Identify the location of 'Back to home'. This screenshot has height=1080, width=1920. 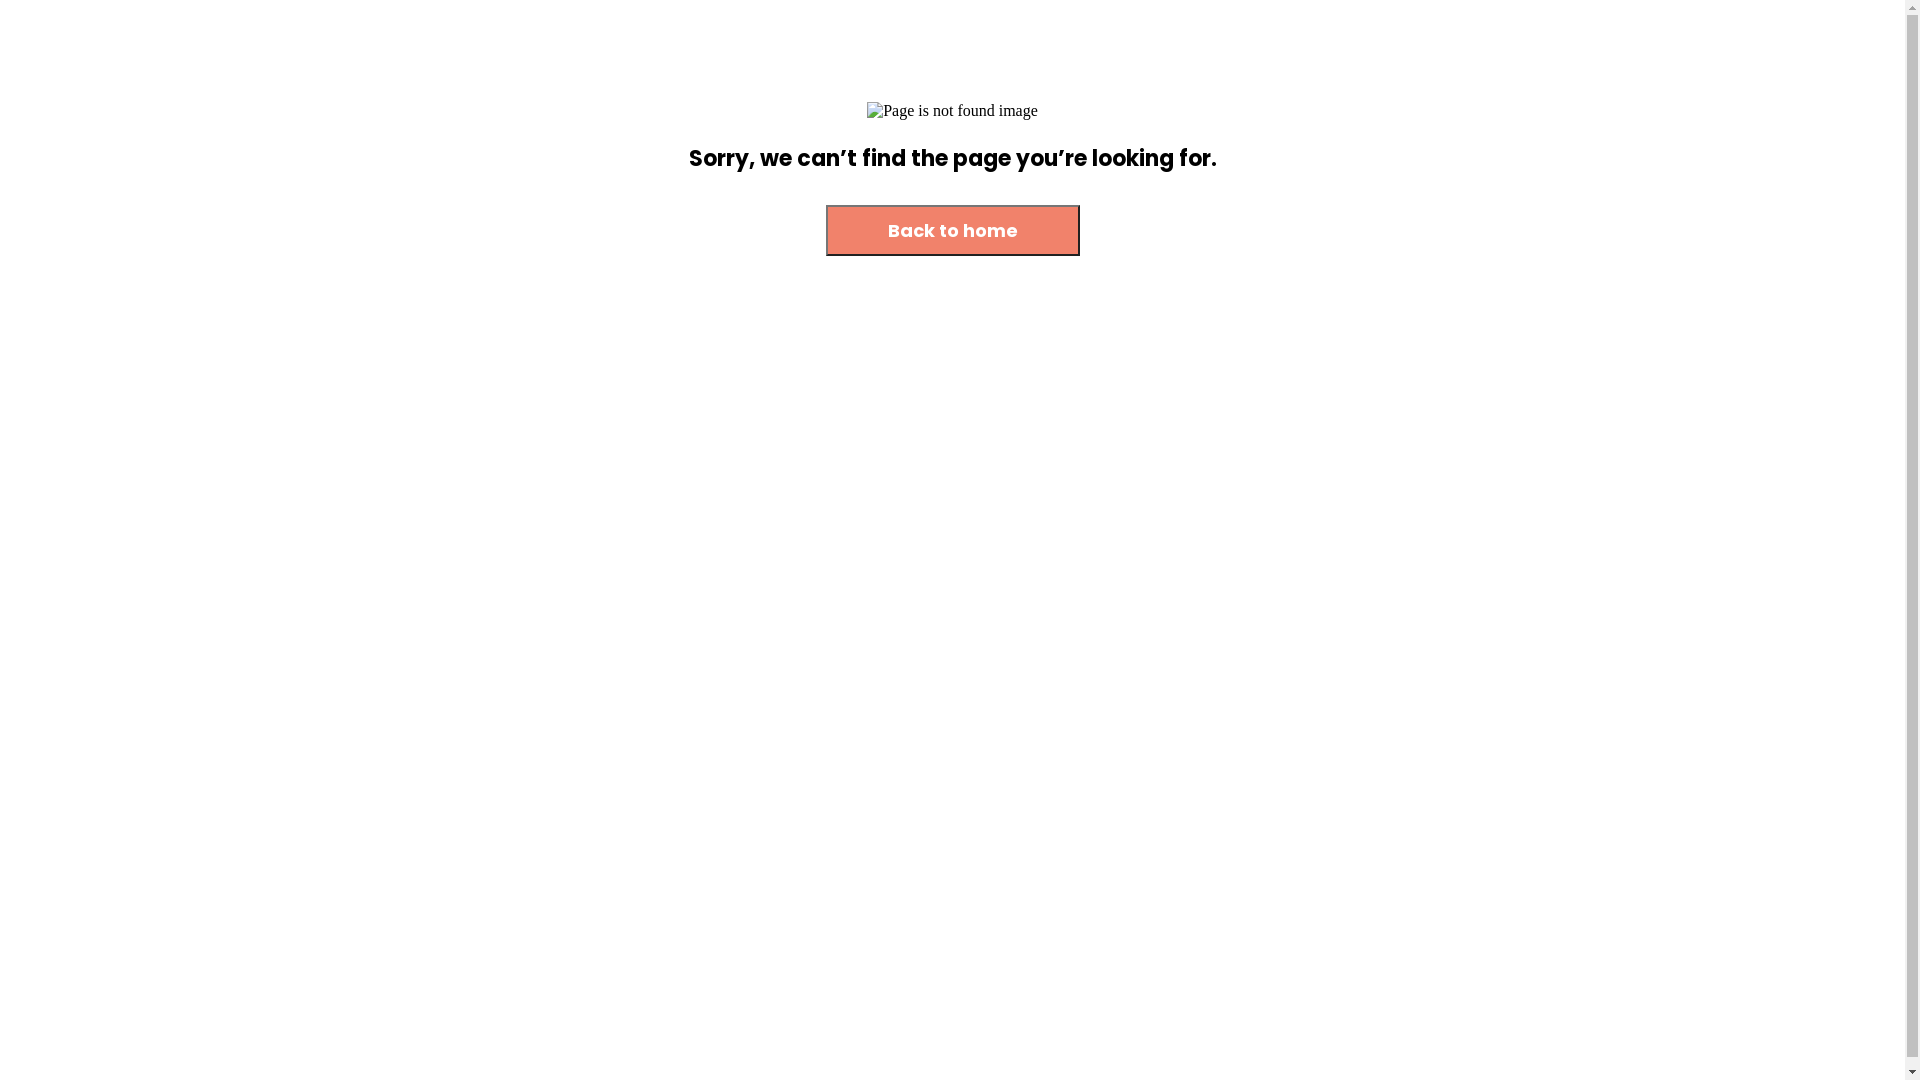
(952, 230).